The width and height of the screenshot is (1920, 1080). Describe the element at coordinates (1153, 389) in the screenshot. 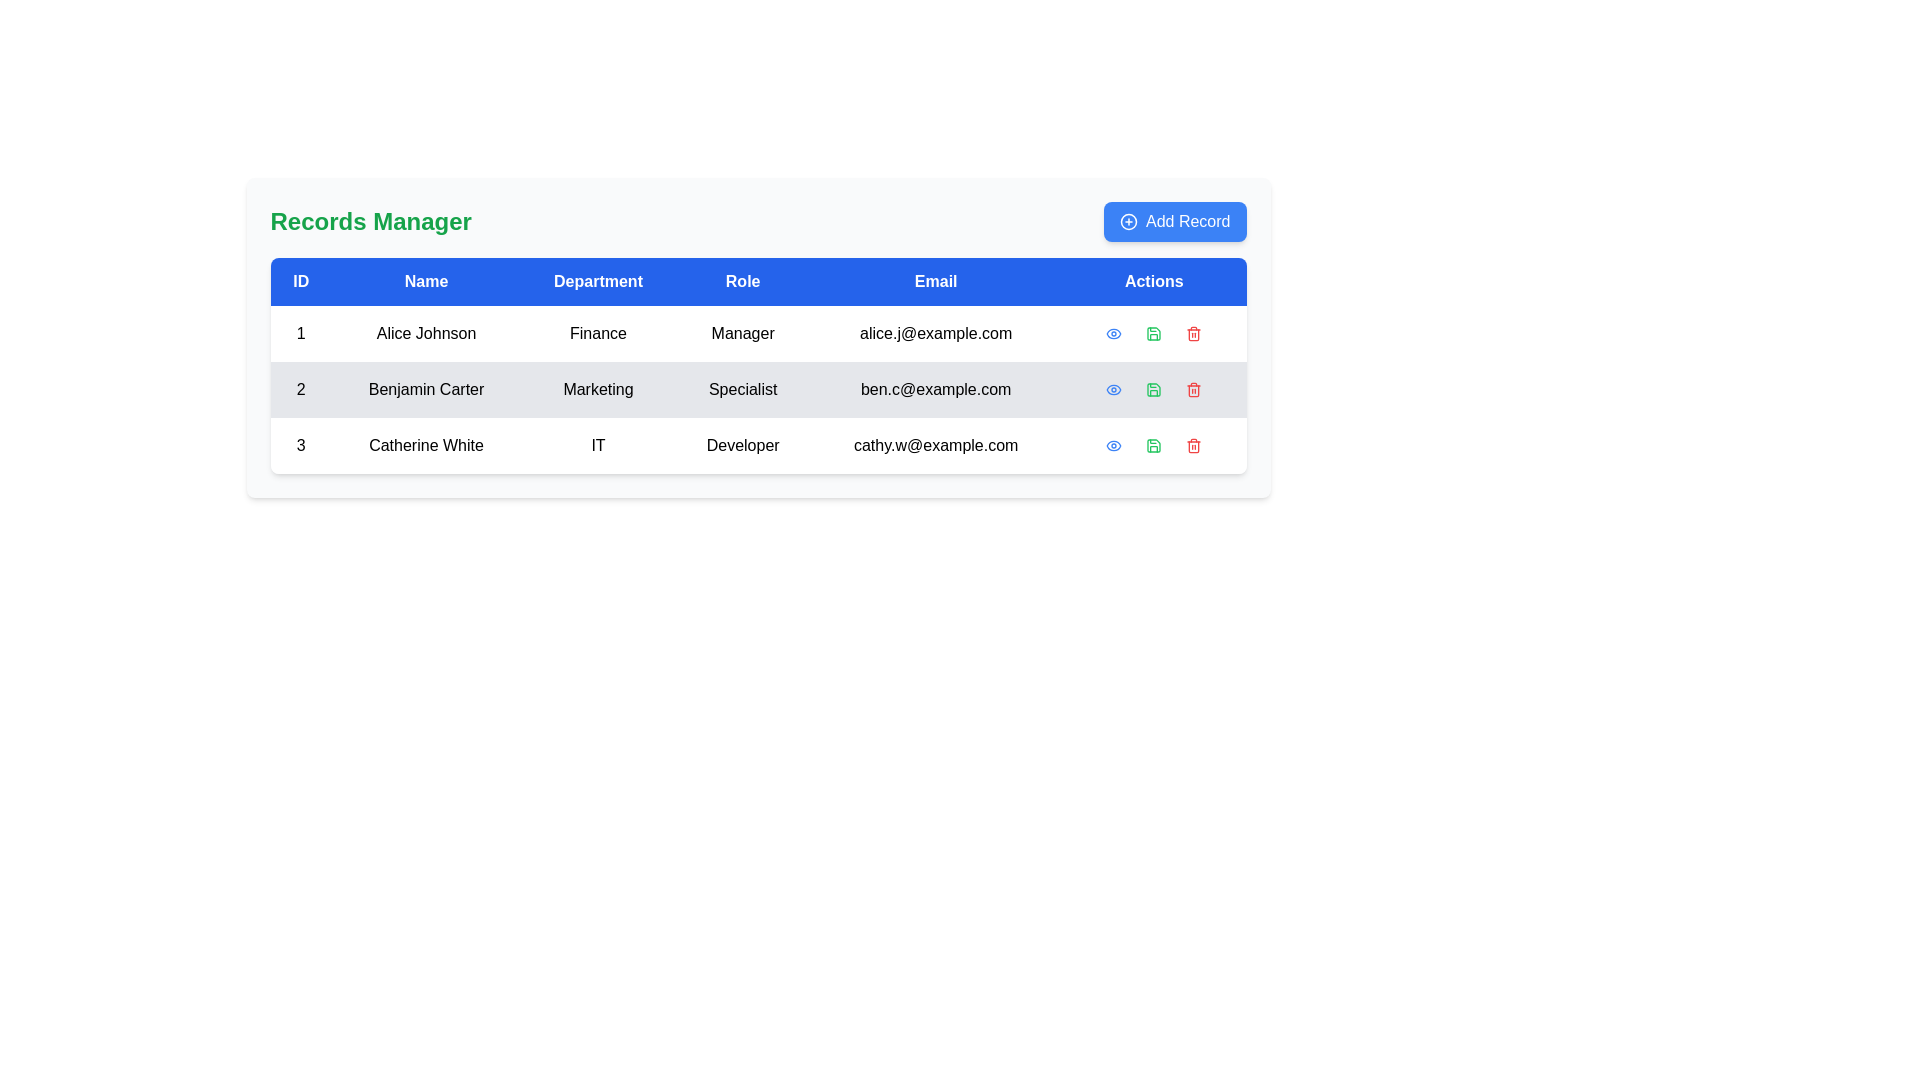

I see `the save icon button located in the 'Actions' column of the second row in the tabular layout` at that location.